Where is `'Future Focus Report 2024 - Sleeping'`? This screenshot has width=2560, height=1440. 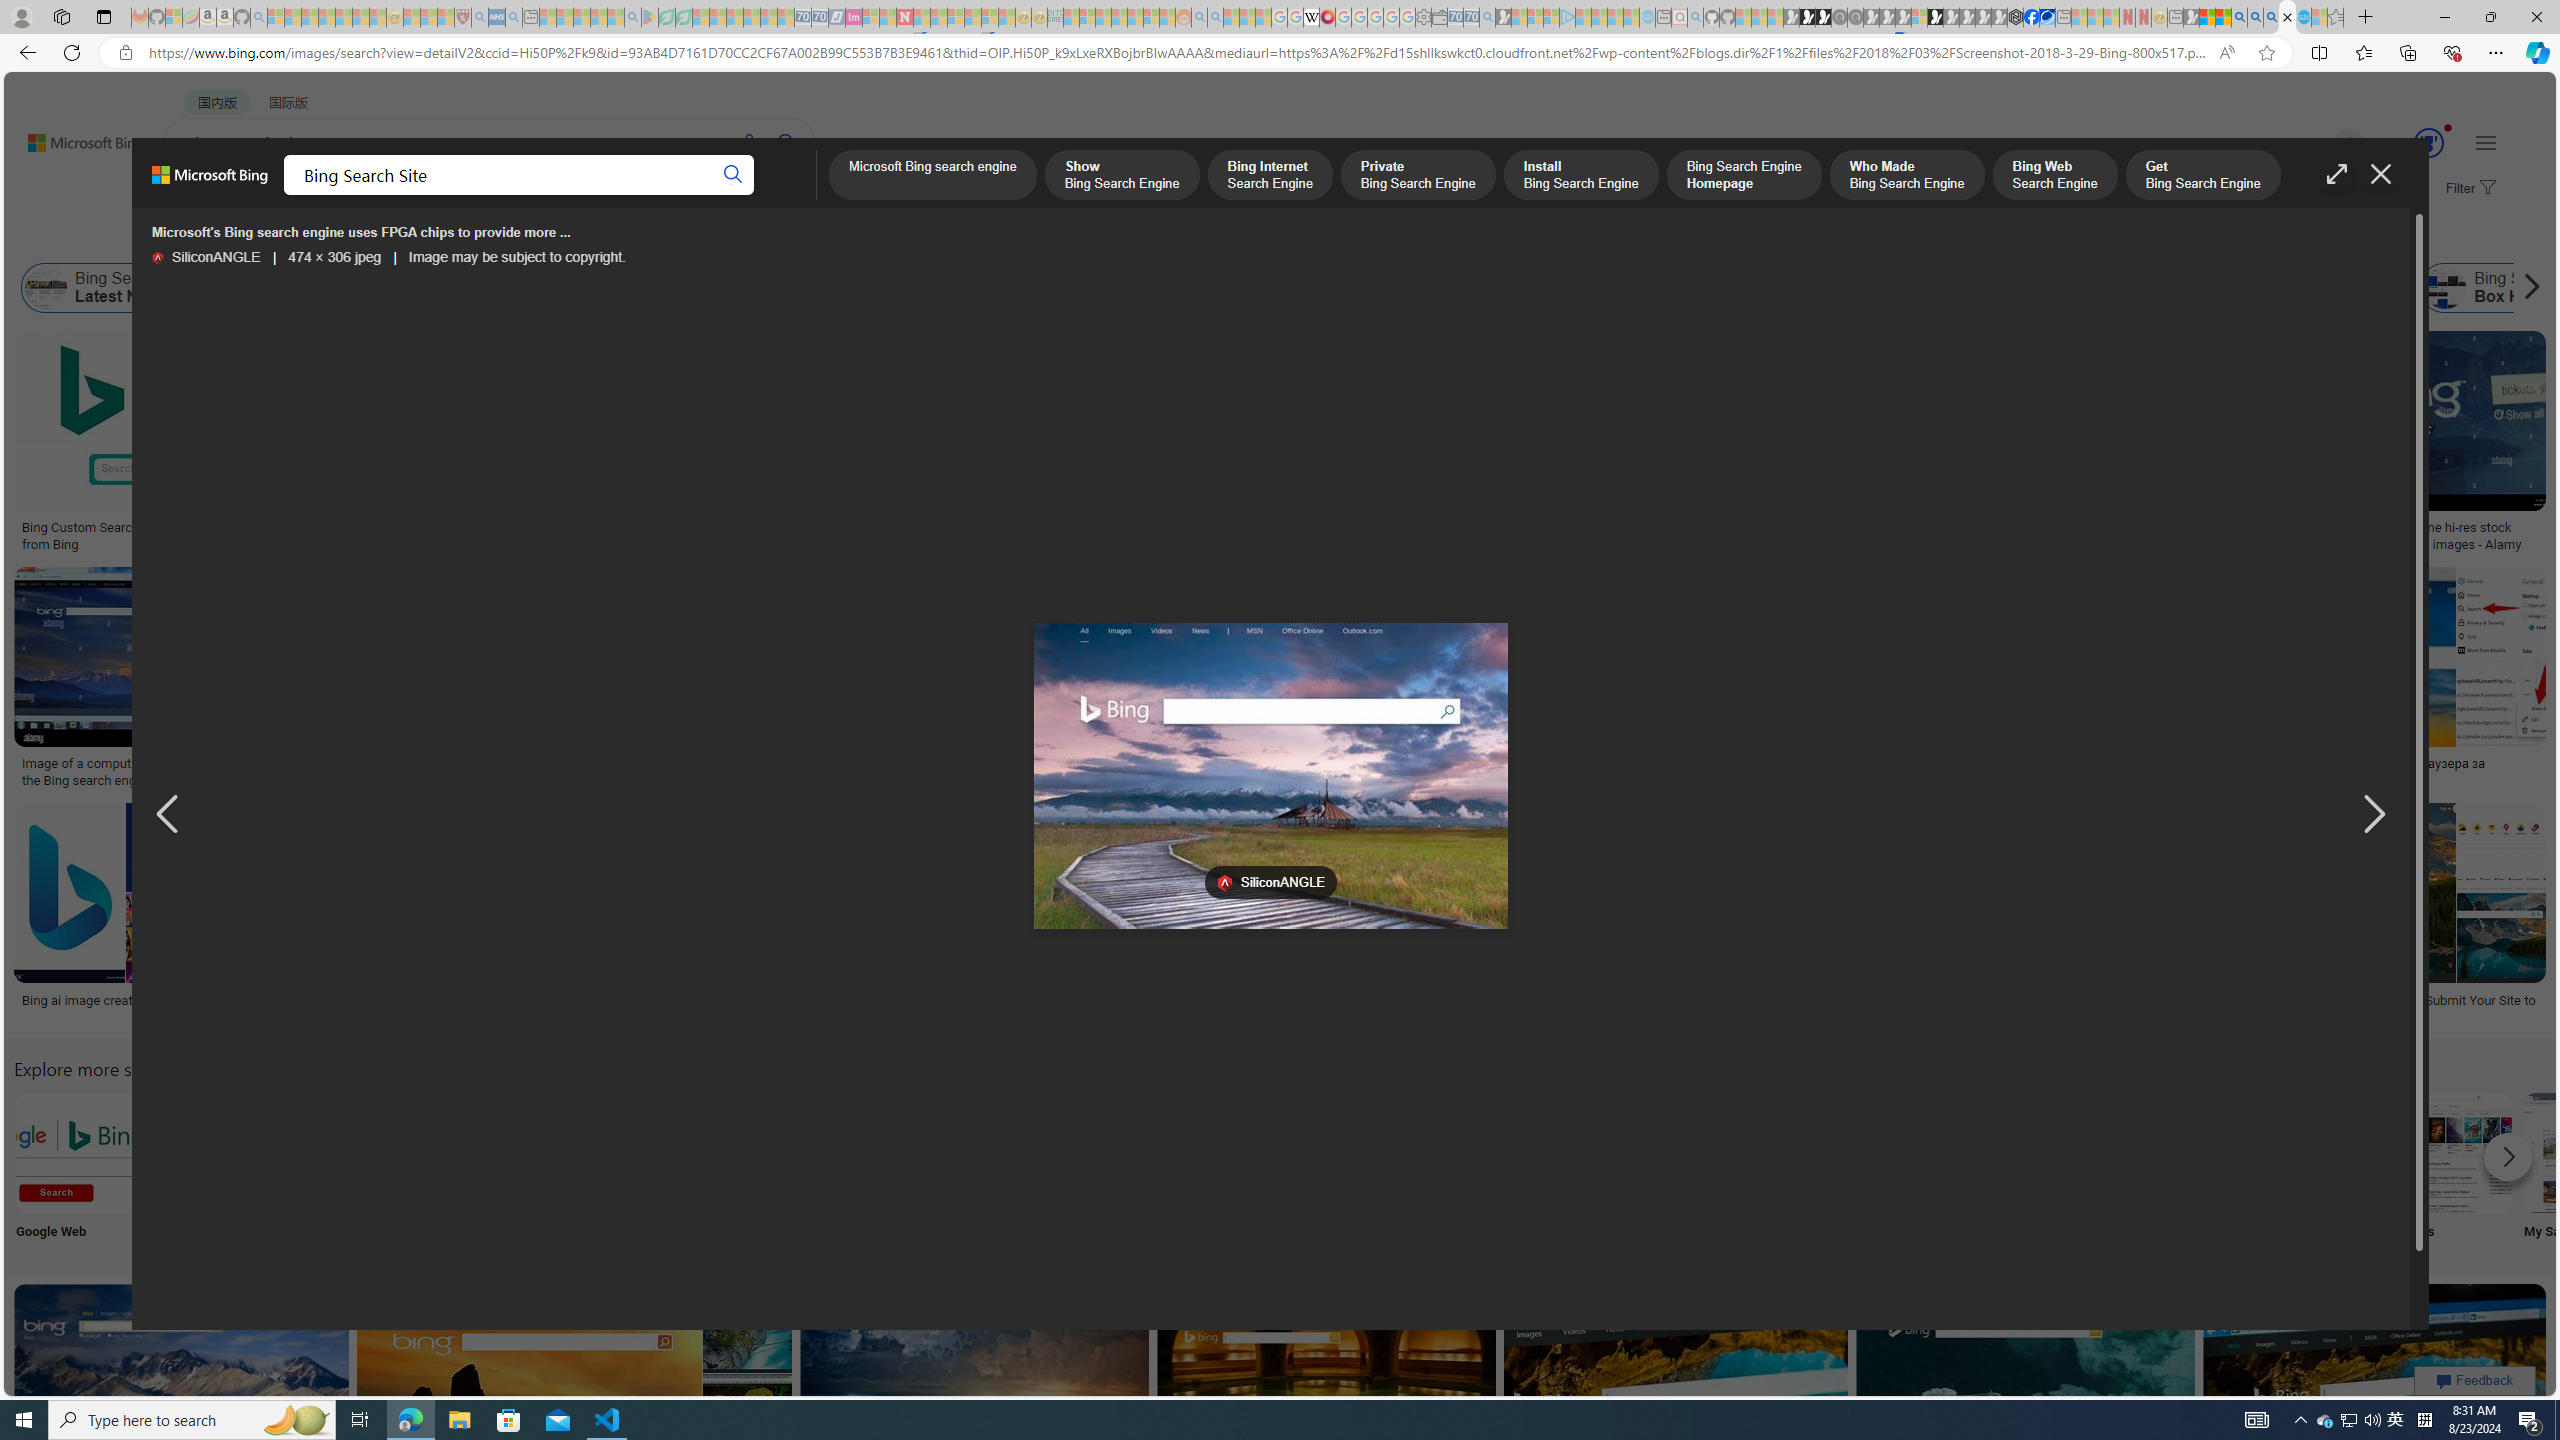 'Future Focus Report 2024 - Sleeping' is located at coordinates (1854, 16).